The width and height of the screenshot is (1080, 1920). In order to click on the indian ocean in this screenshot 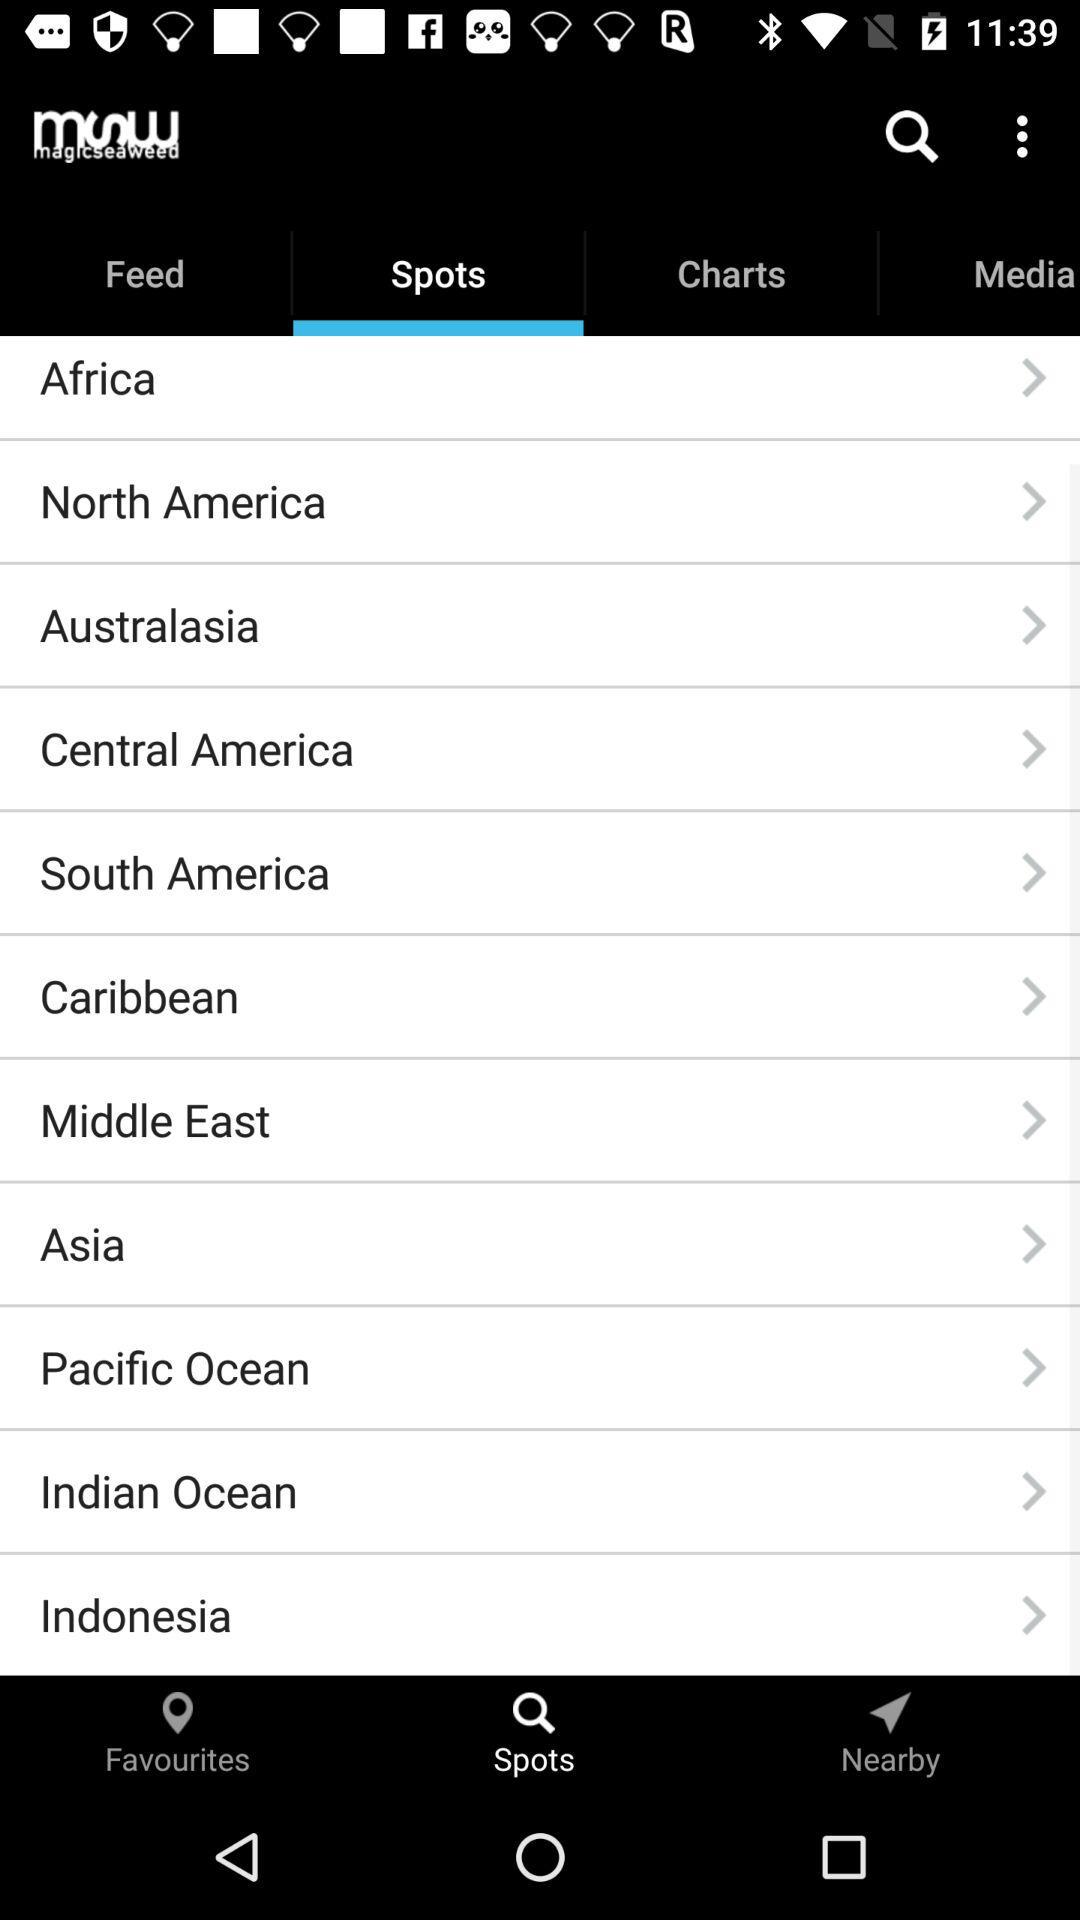, I will do `click(167, 1491)`.